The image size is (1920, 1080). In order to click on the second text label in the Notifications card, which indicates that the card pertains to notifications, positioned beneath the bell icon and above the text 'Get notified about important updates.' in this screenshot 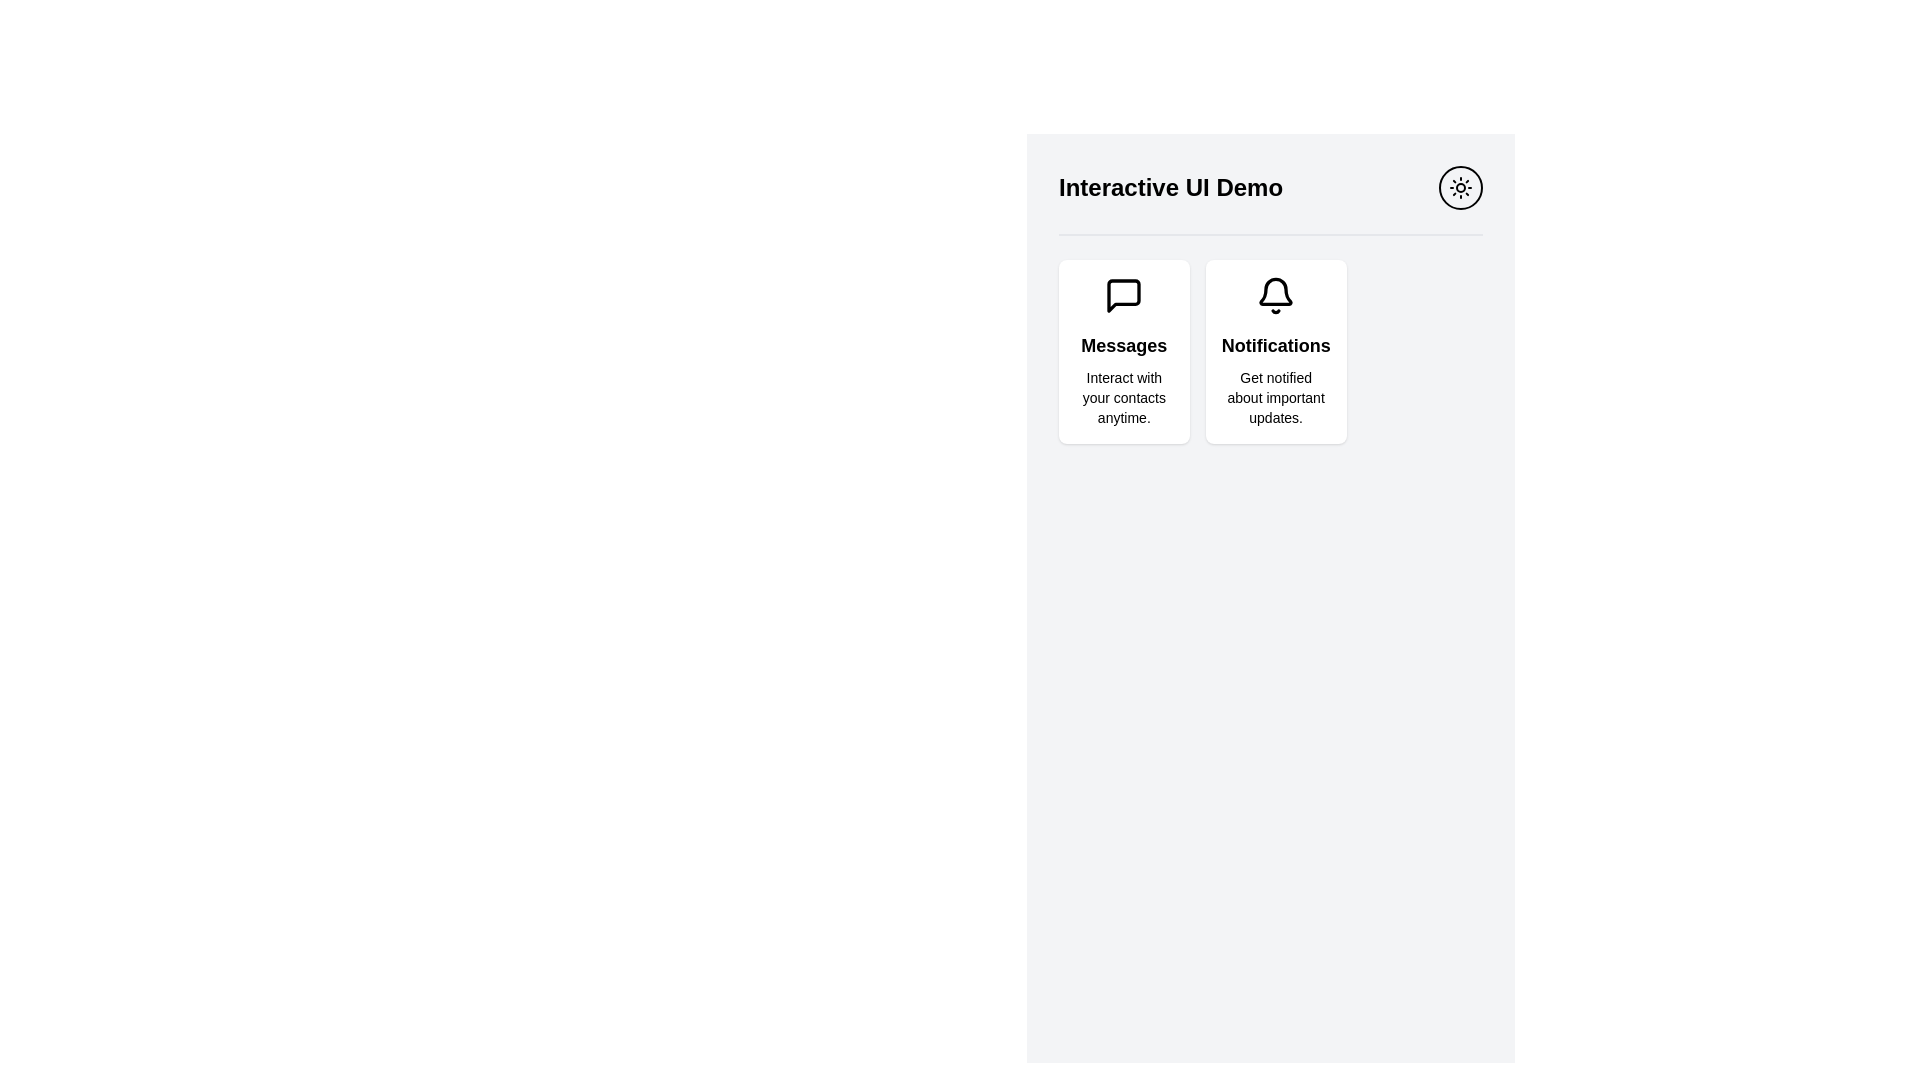, I will do `click(1275, 345)`.